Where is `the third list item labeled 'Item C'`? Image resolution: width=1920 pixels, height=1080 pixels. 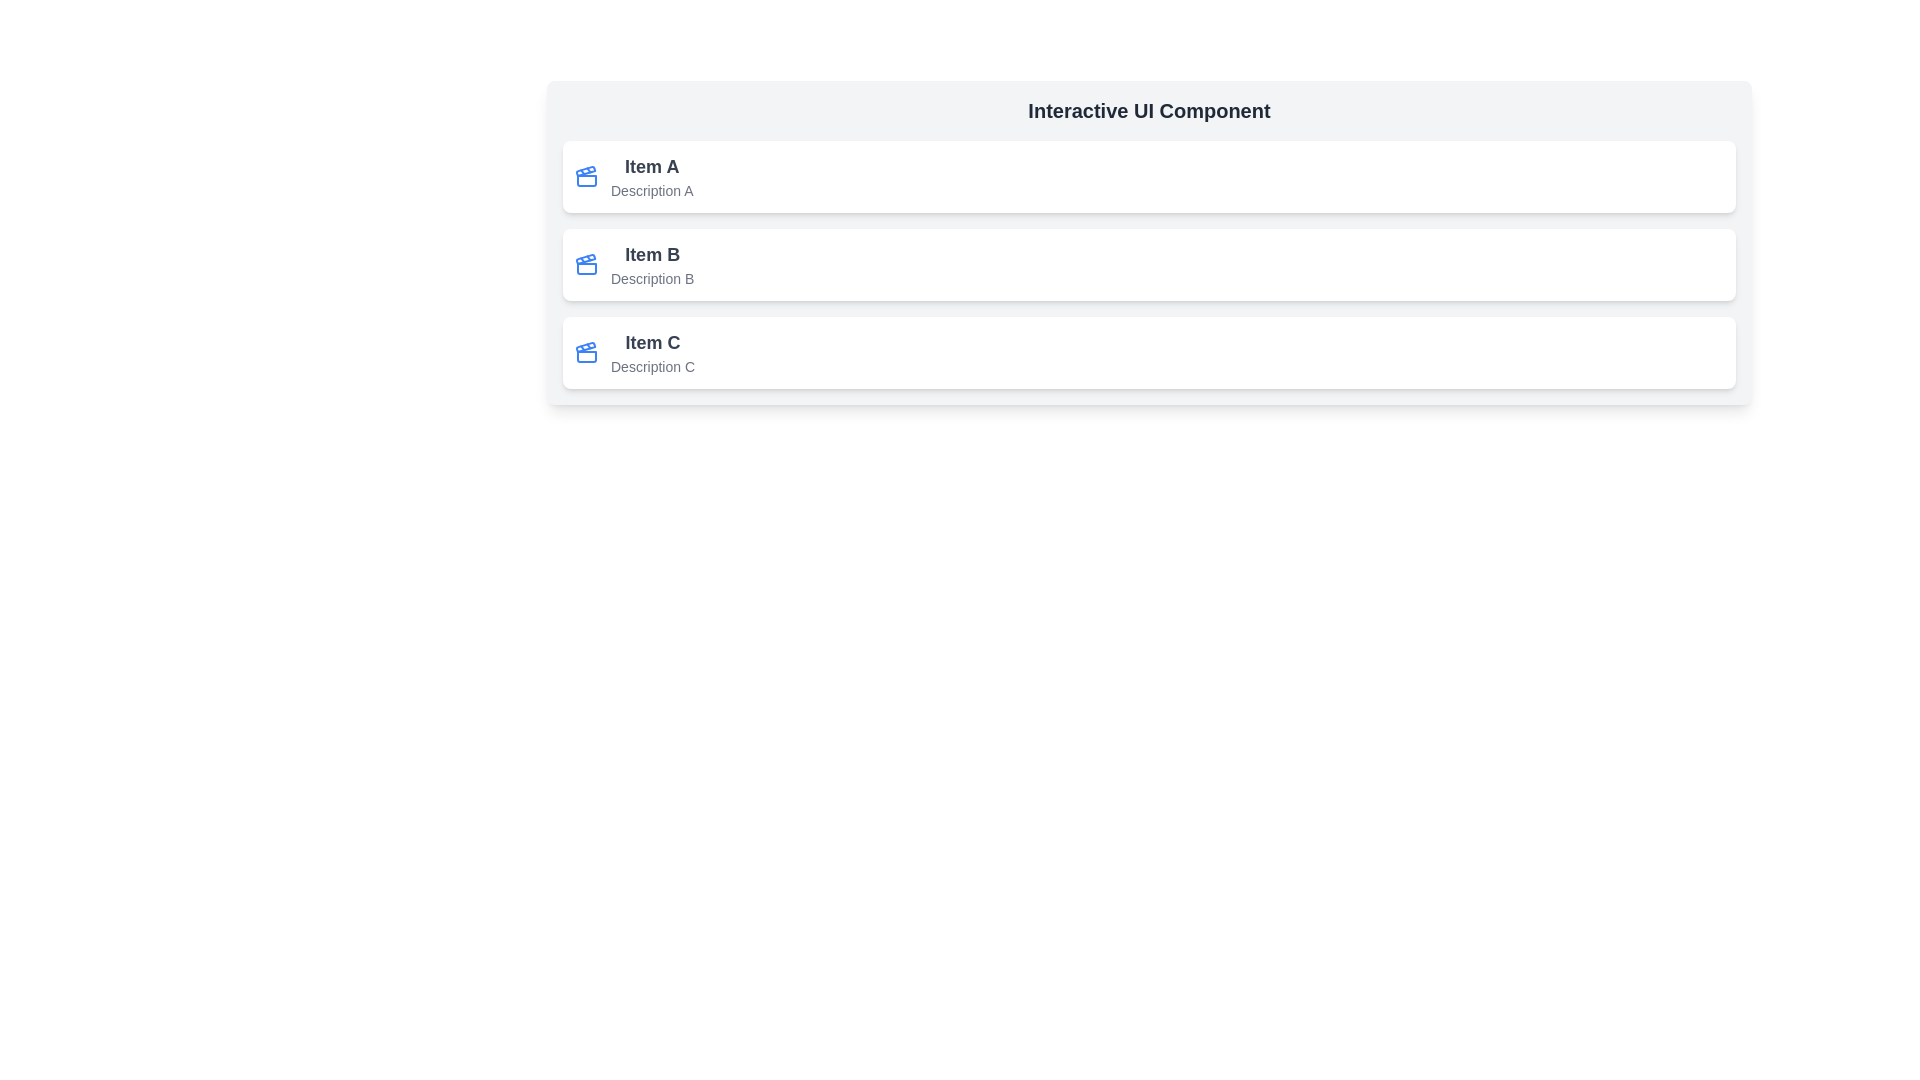
the third list item labeled 'Item C' is located at coordinates (652, 352).